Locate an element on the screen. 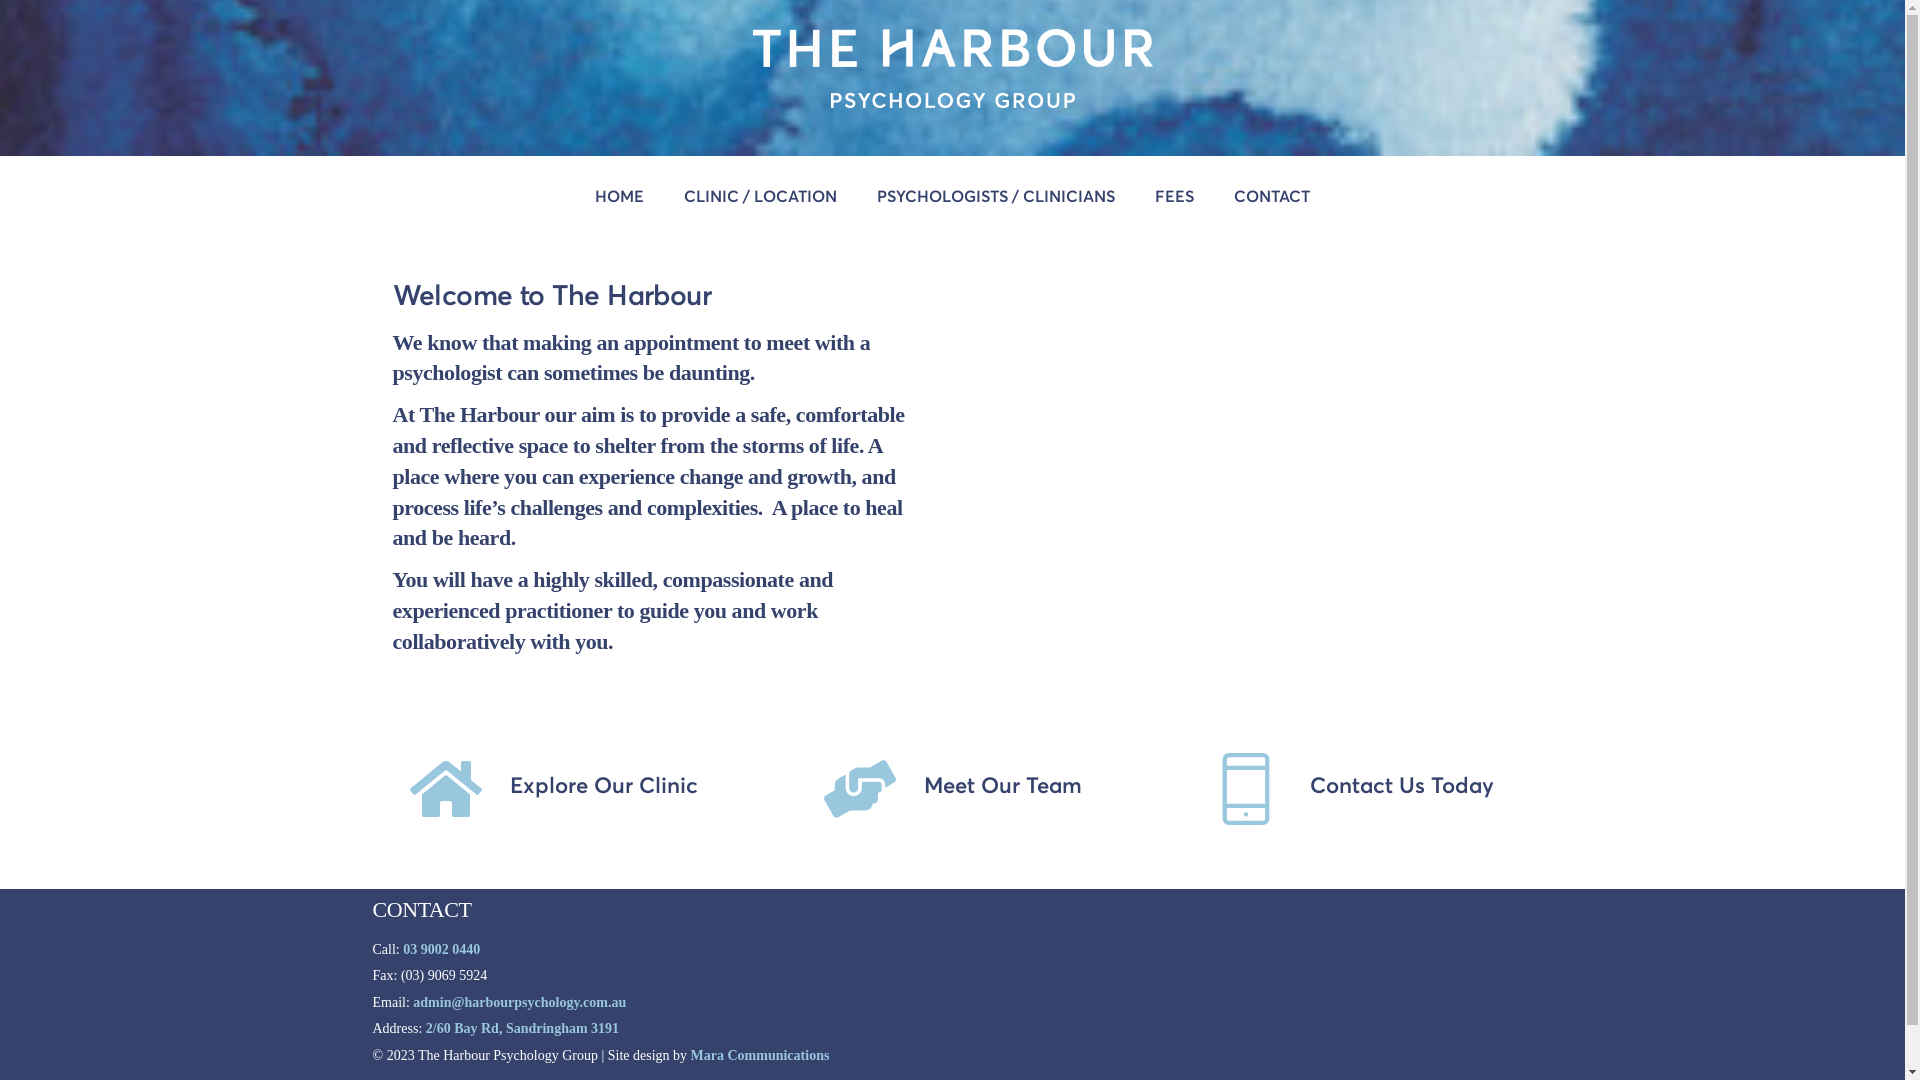  'HOME' is located at coordinates (618, 196).